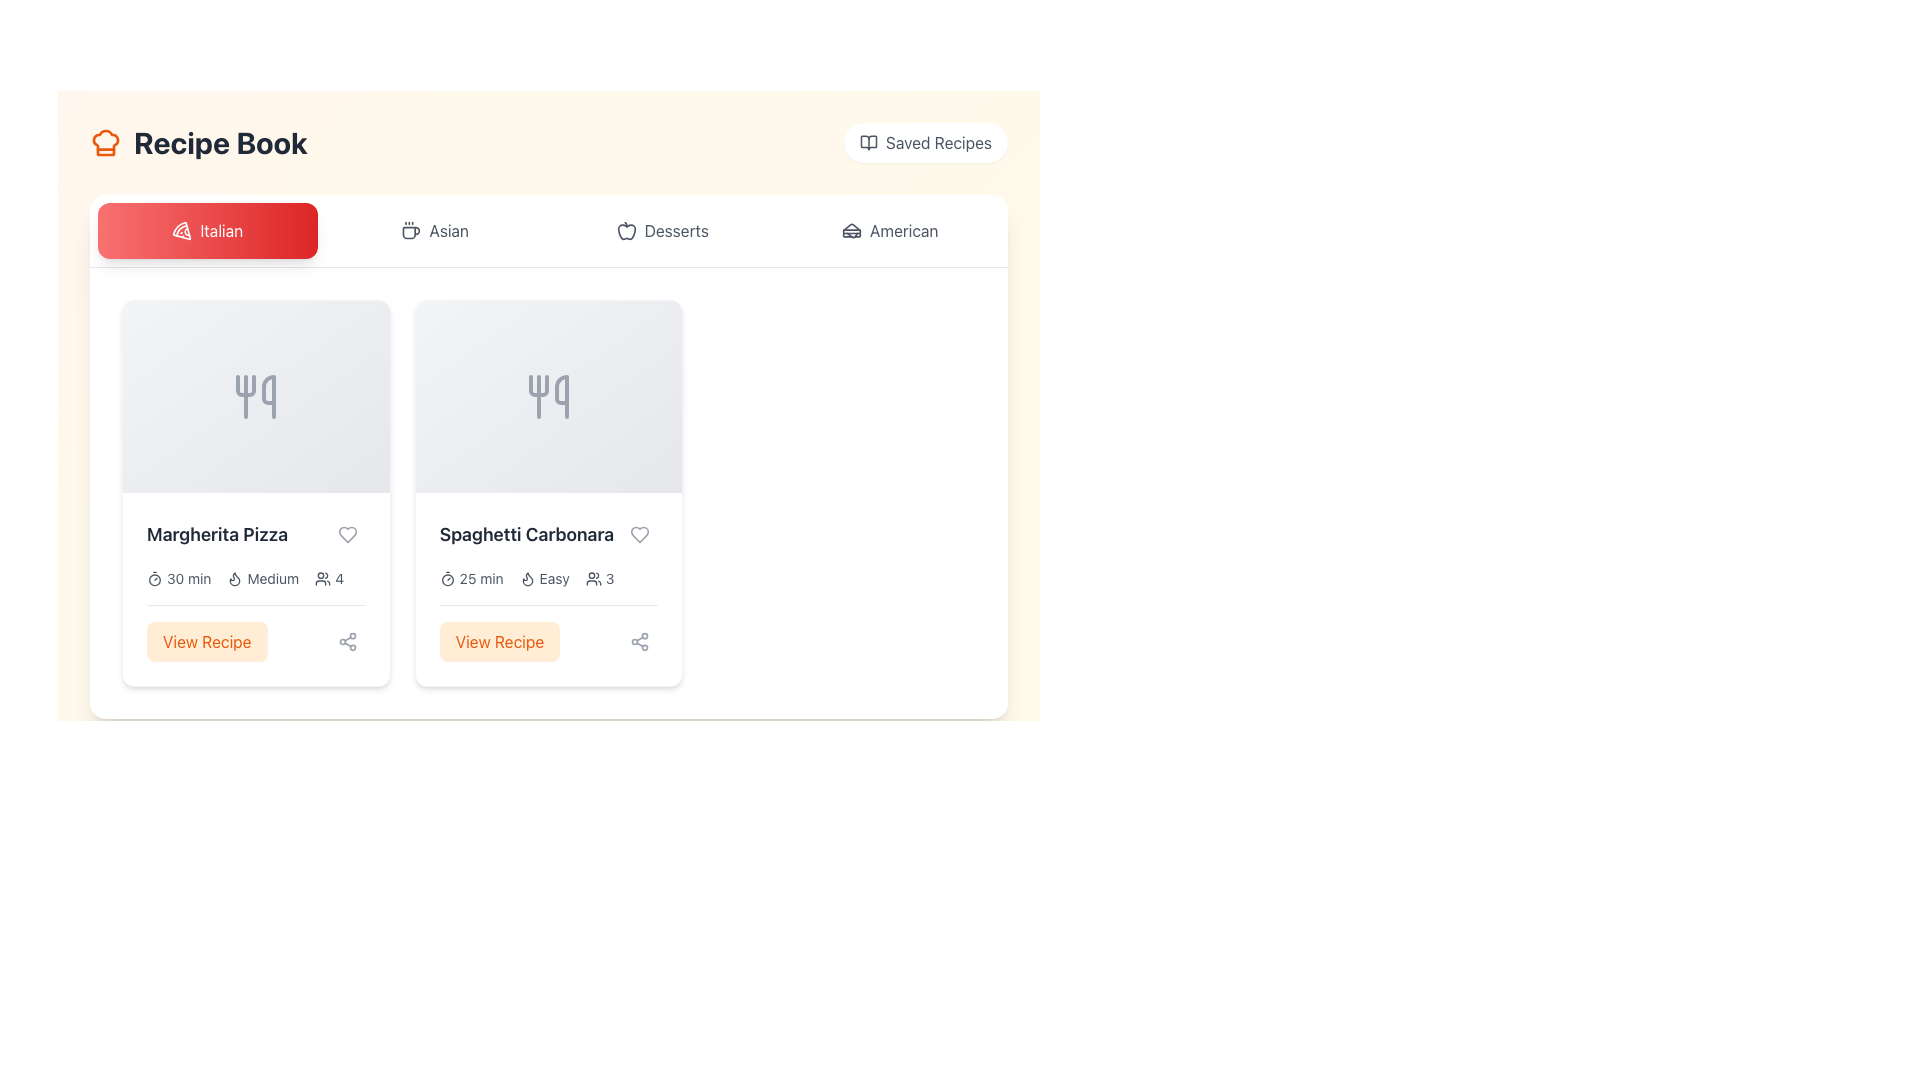  What do you see at coordinates (179, 578) in the screenshot?
I see `the '30 min' text and clock icon element, which is the first item in the recipe card group below the title 'Margherita Pizza'` at bounding box center [179, 578].